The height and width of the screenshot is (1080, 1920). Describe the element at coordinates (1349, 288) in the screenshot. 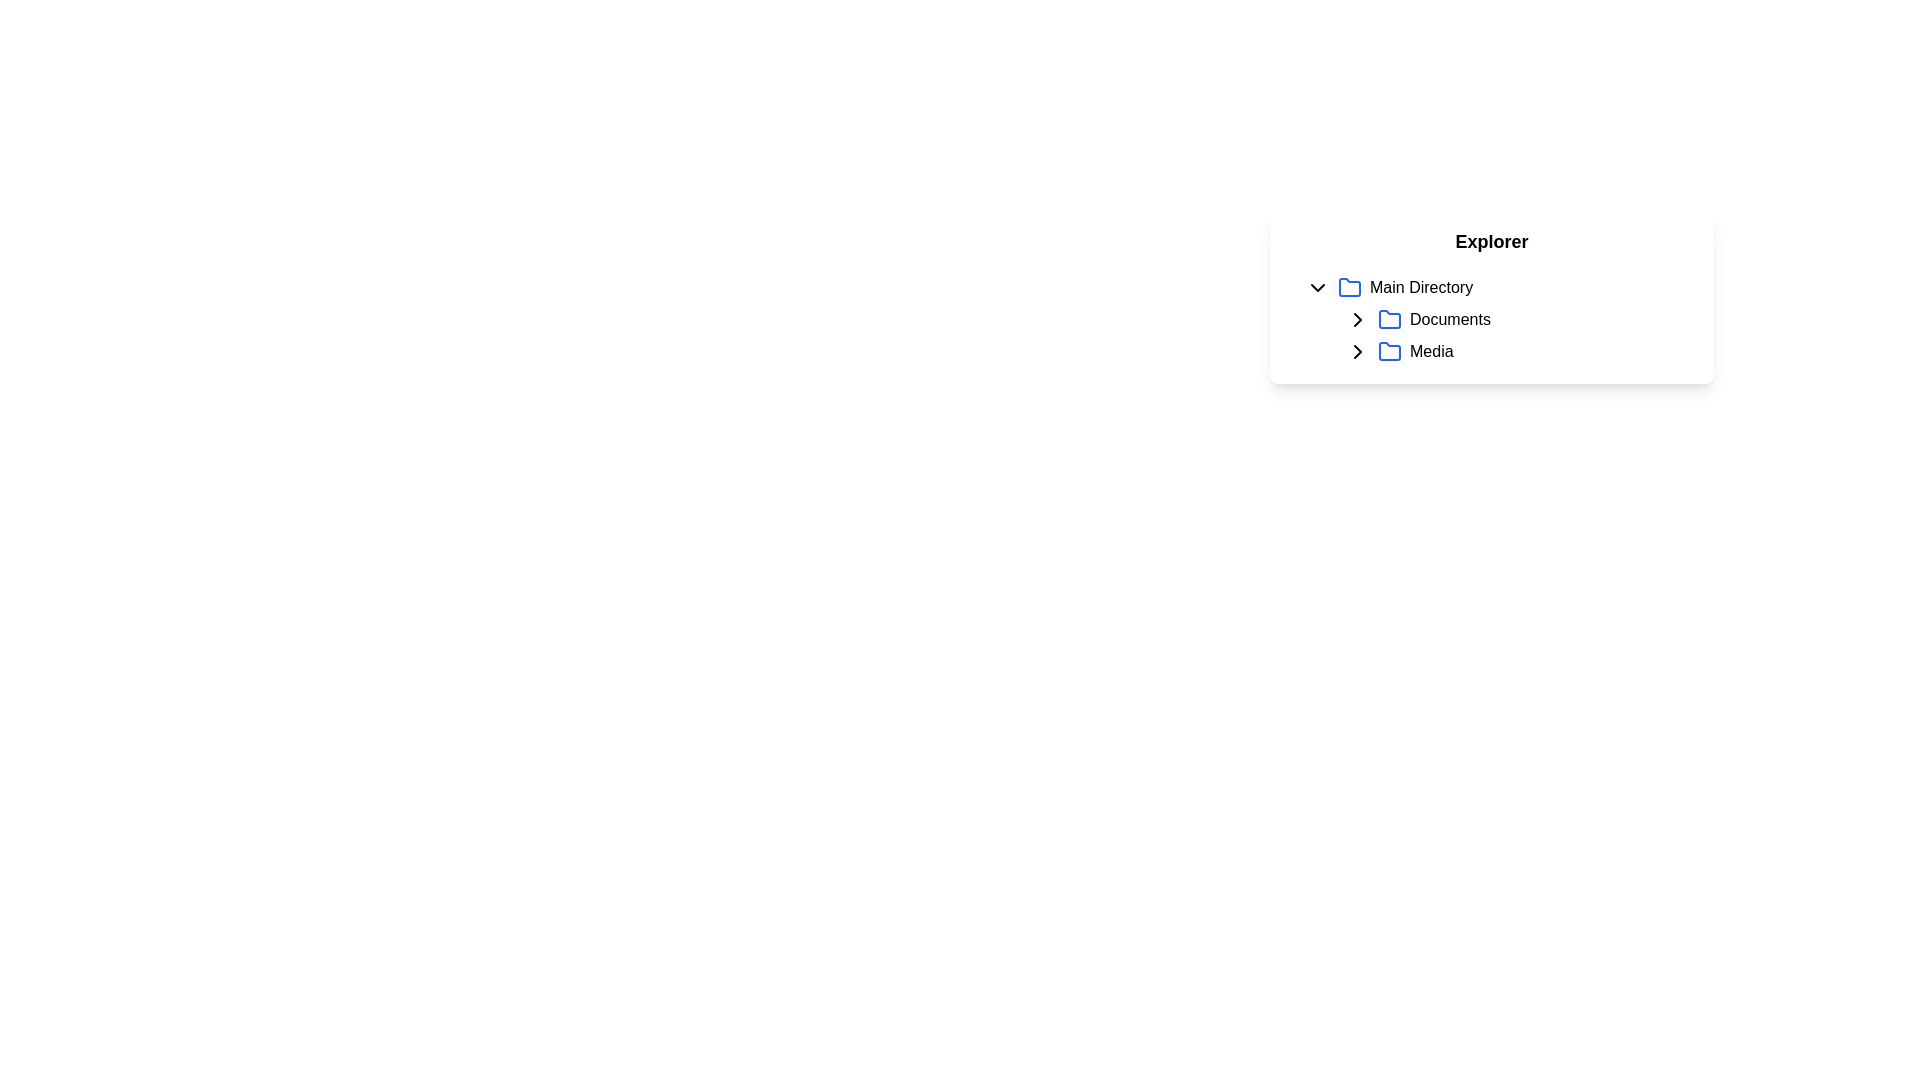

I see `the folder icon representing the 'Main Directory' to observe its visual change or tooltip` at that location.